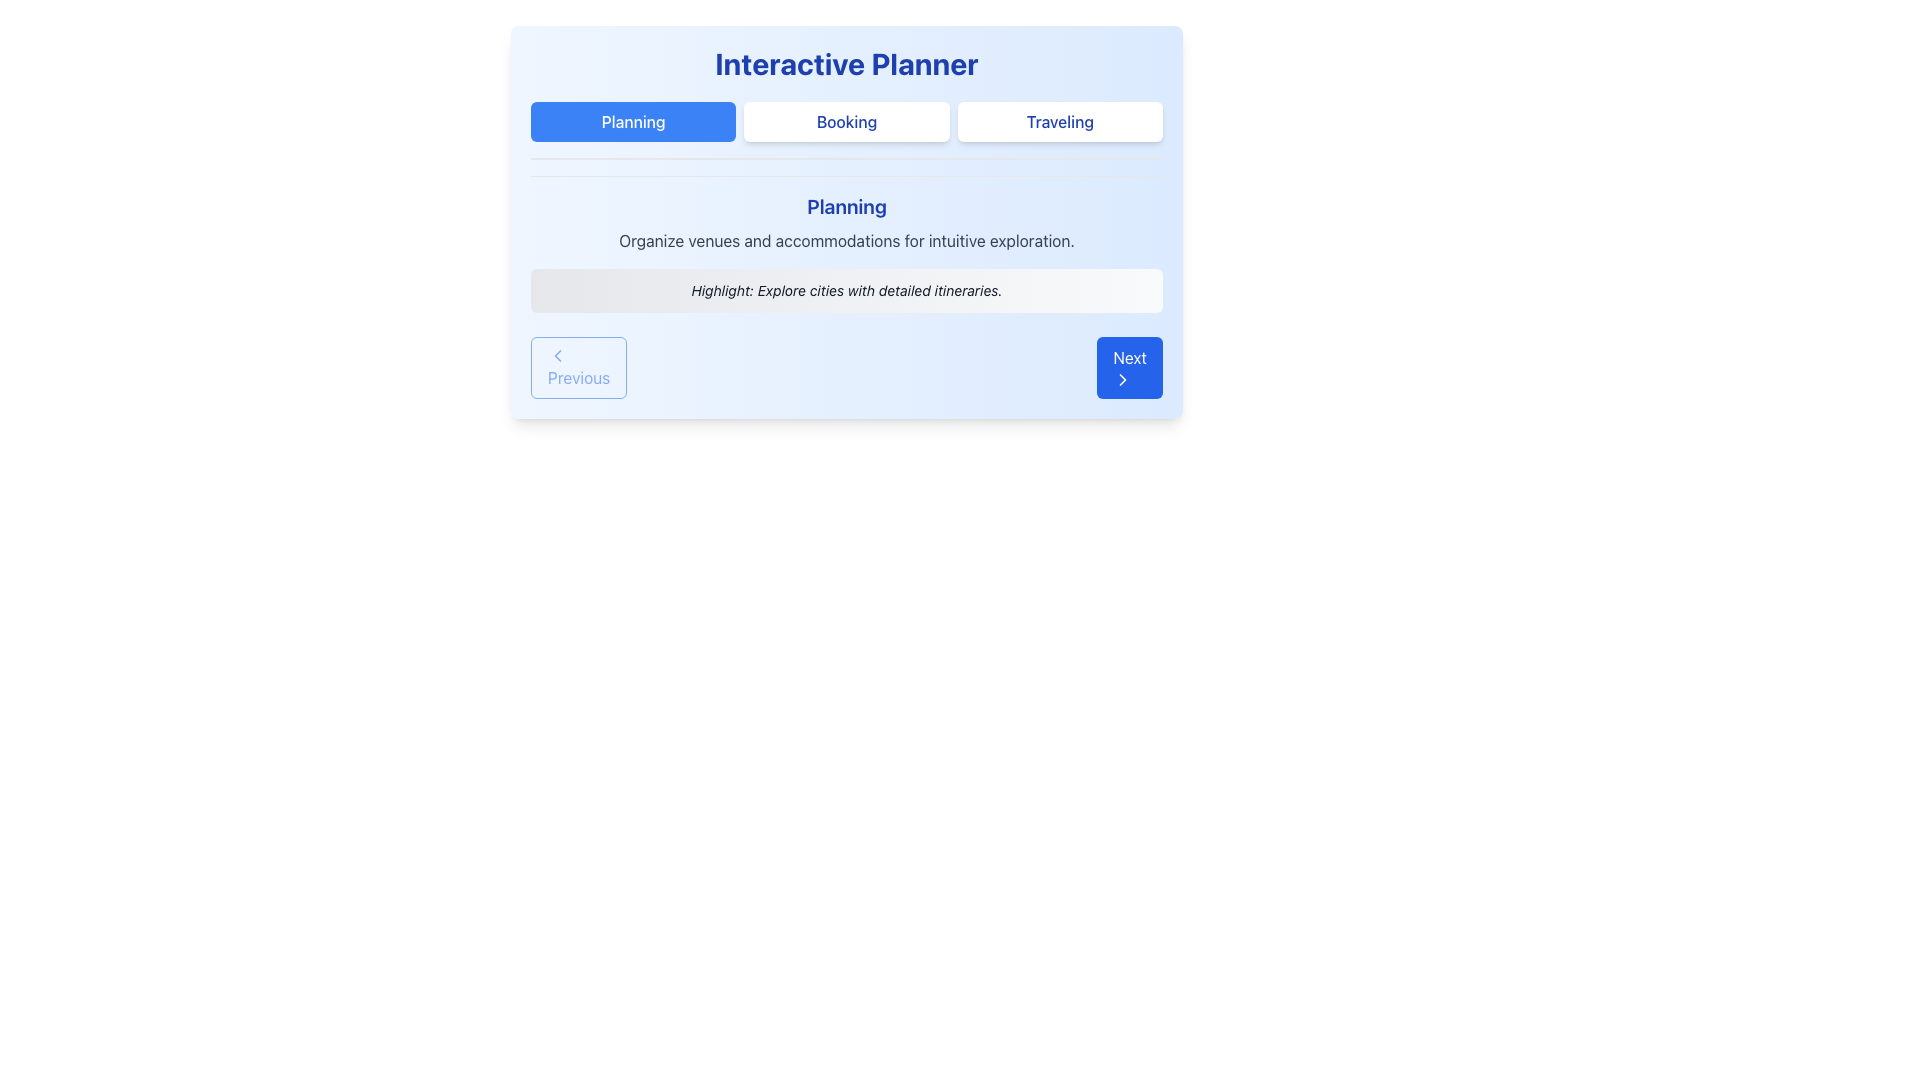  I want to click on the 'Next' button containing the right-facing chevron icon, which is styled with a transparent background and white lines, positioned at the bottom-right of the main interface, so click(1123, 380).